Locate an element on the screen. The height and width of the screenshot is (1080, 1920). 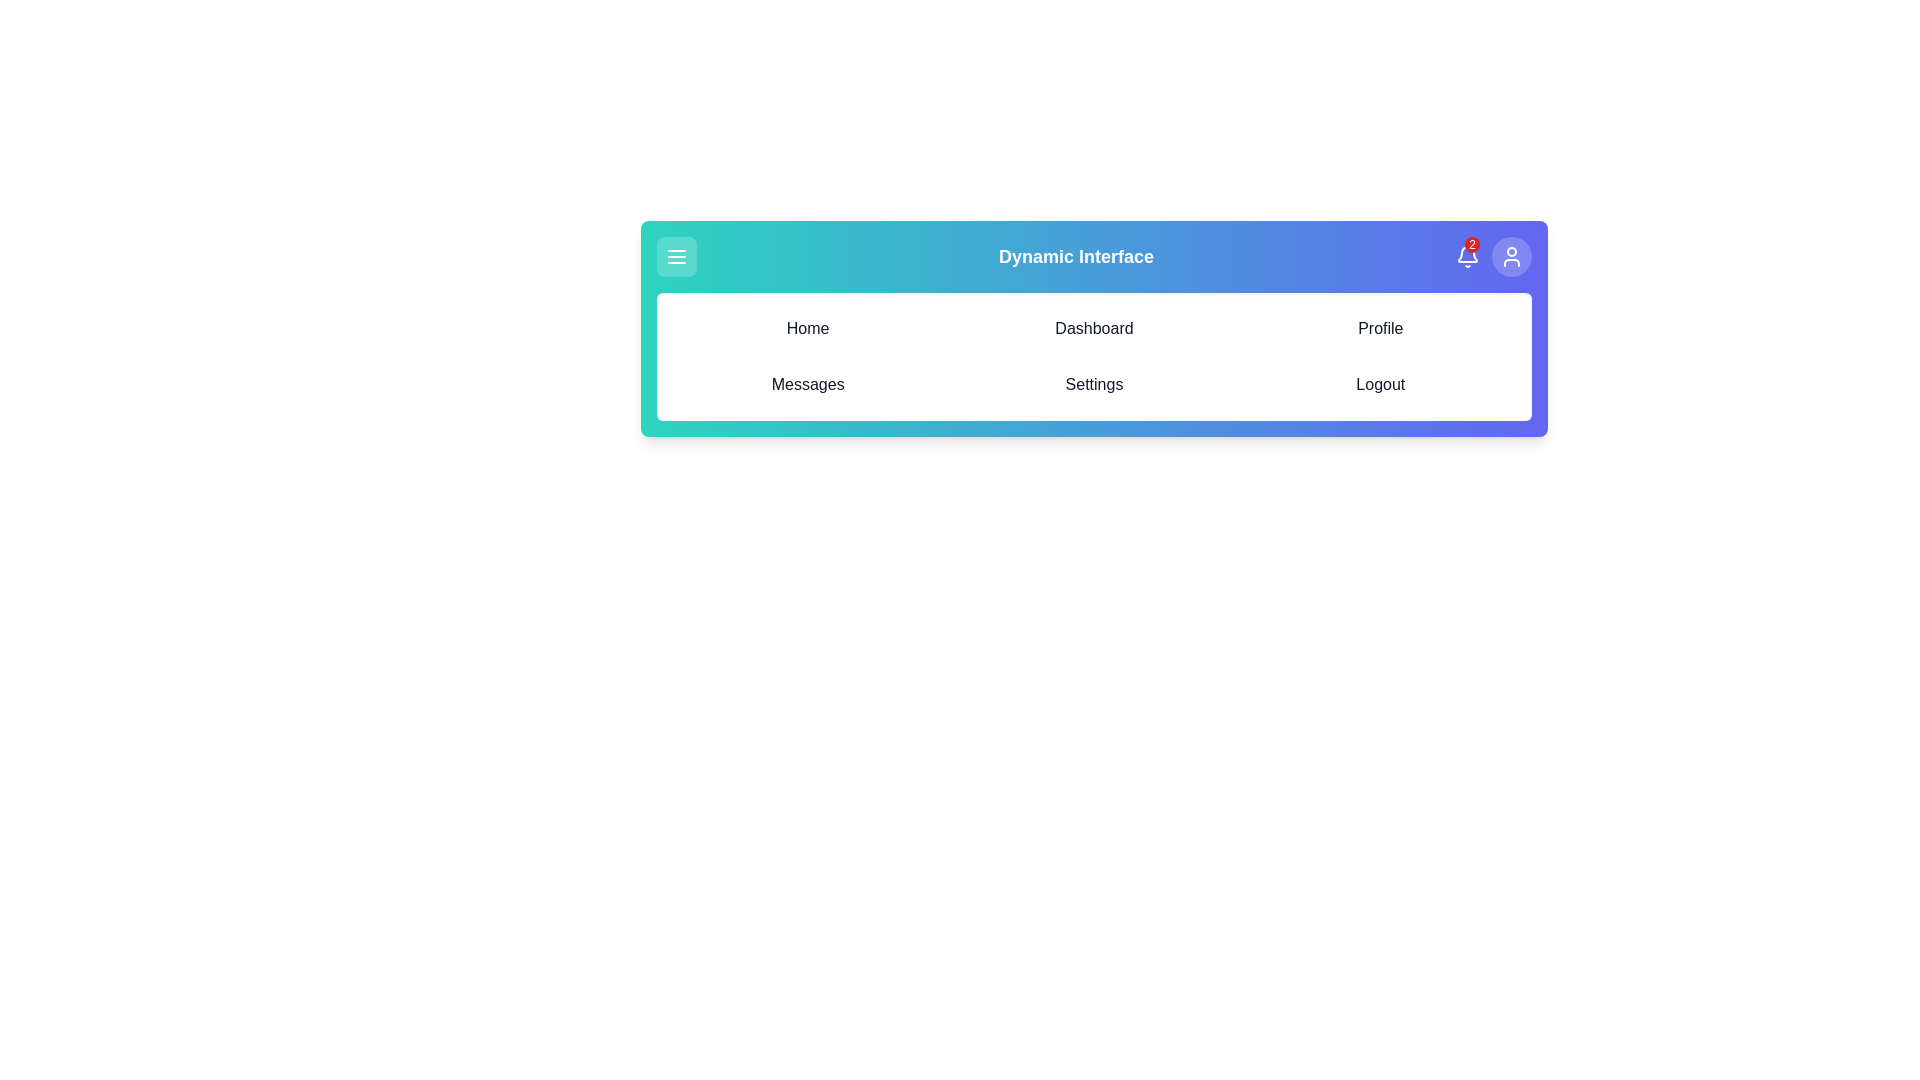
the navigation item Logout from the menu is located at coordinates (1379, 385).